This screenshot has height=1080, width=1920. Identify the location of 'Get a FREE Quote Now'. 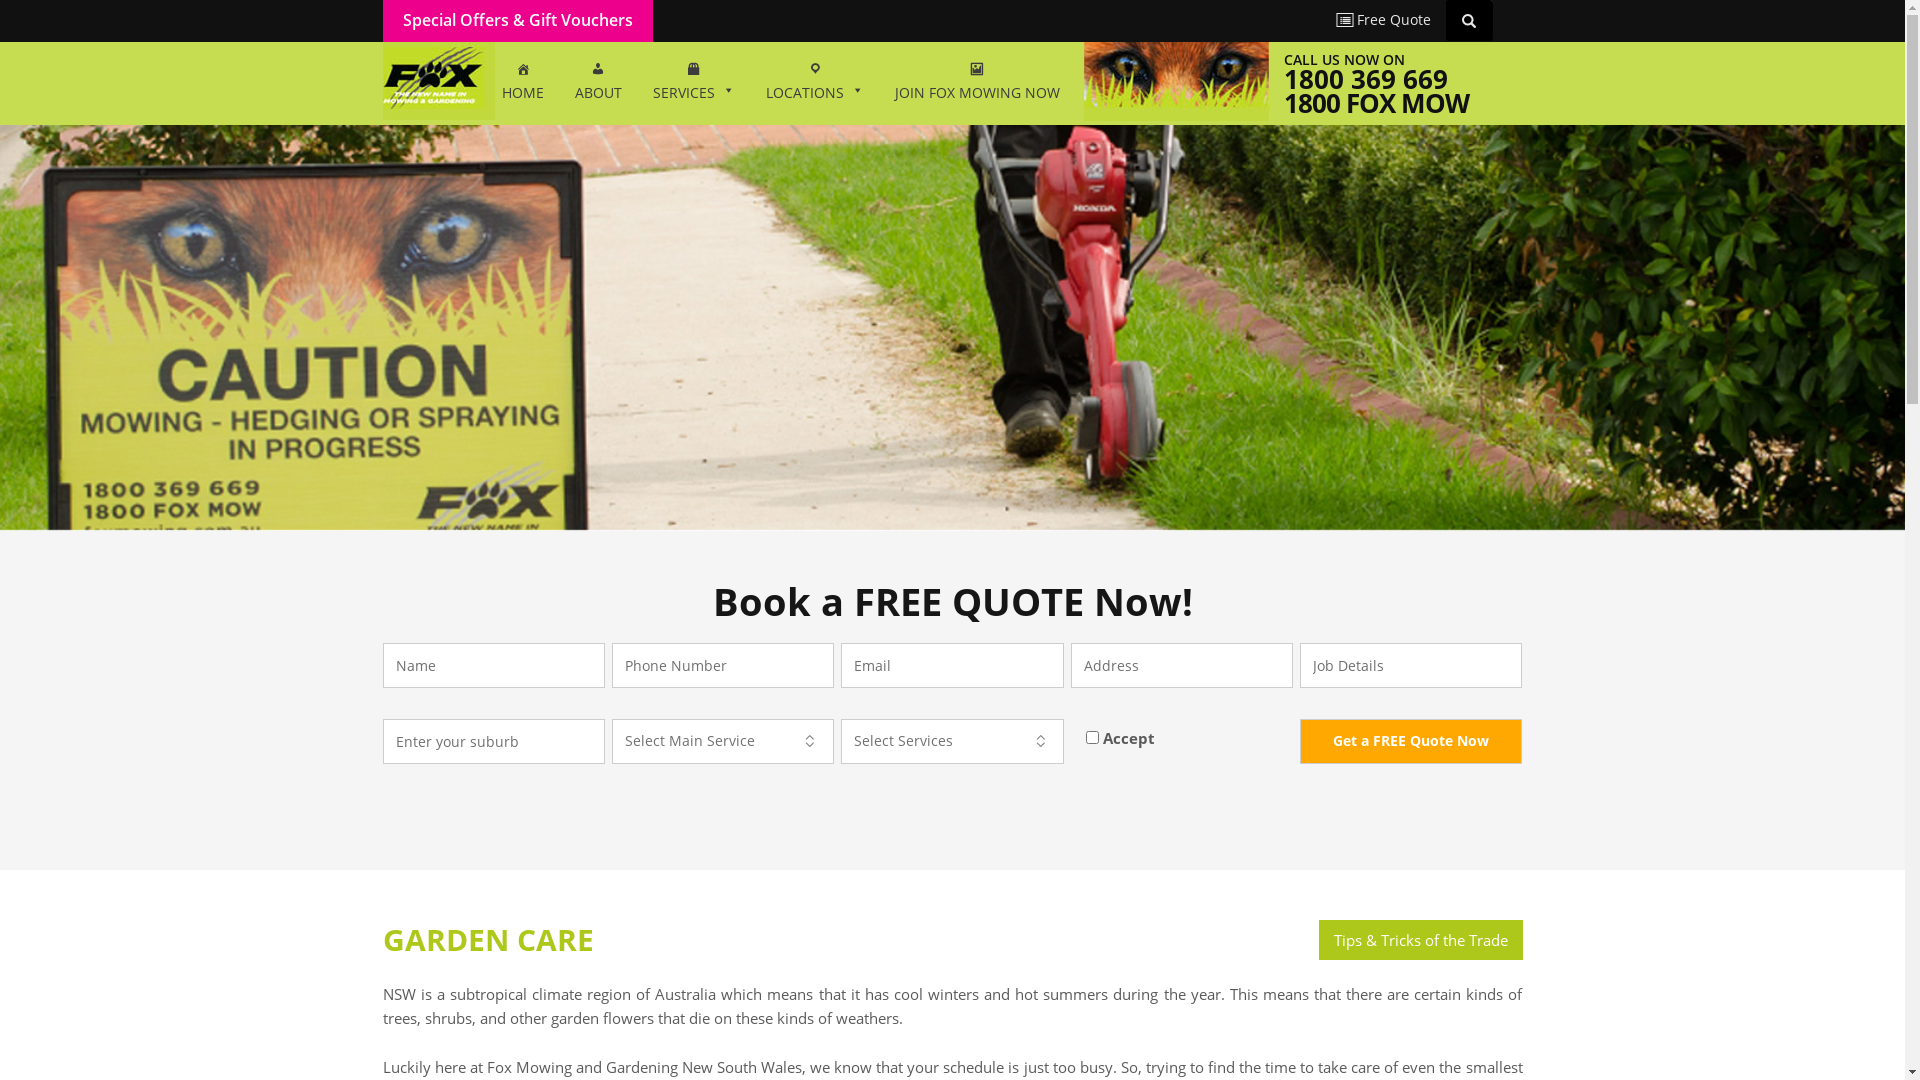
(1300, 741).